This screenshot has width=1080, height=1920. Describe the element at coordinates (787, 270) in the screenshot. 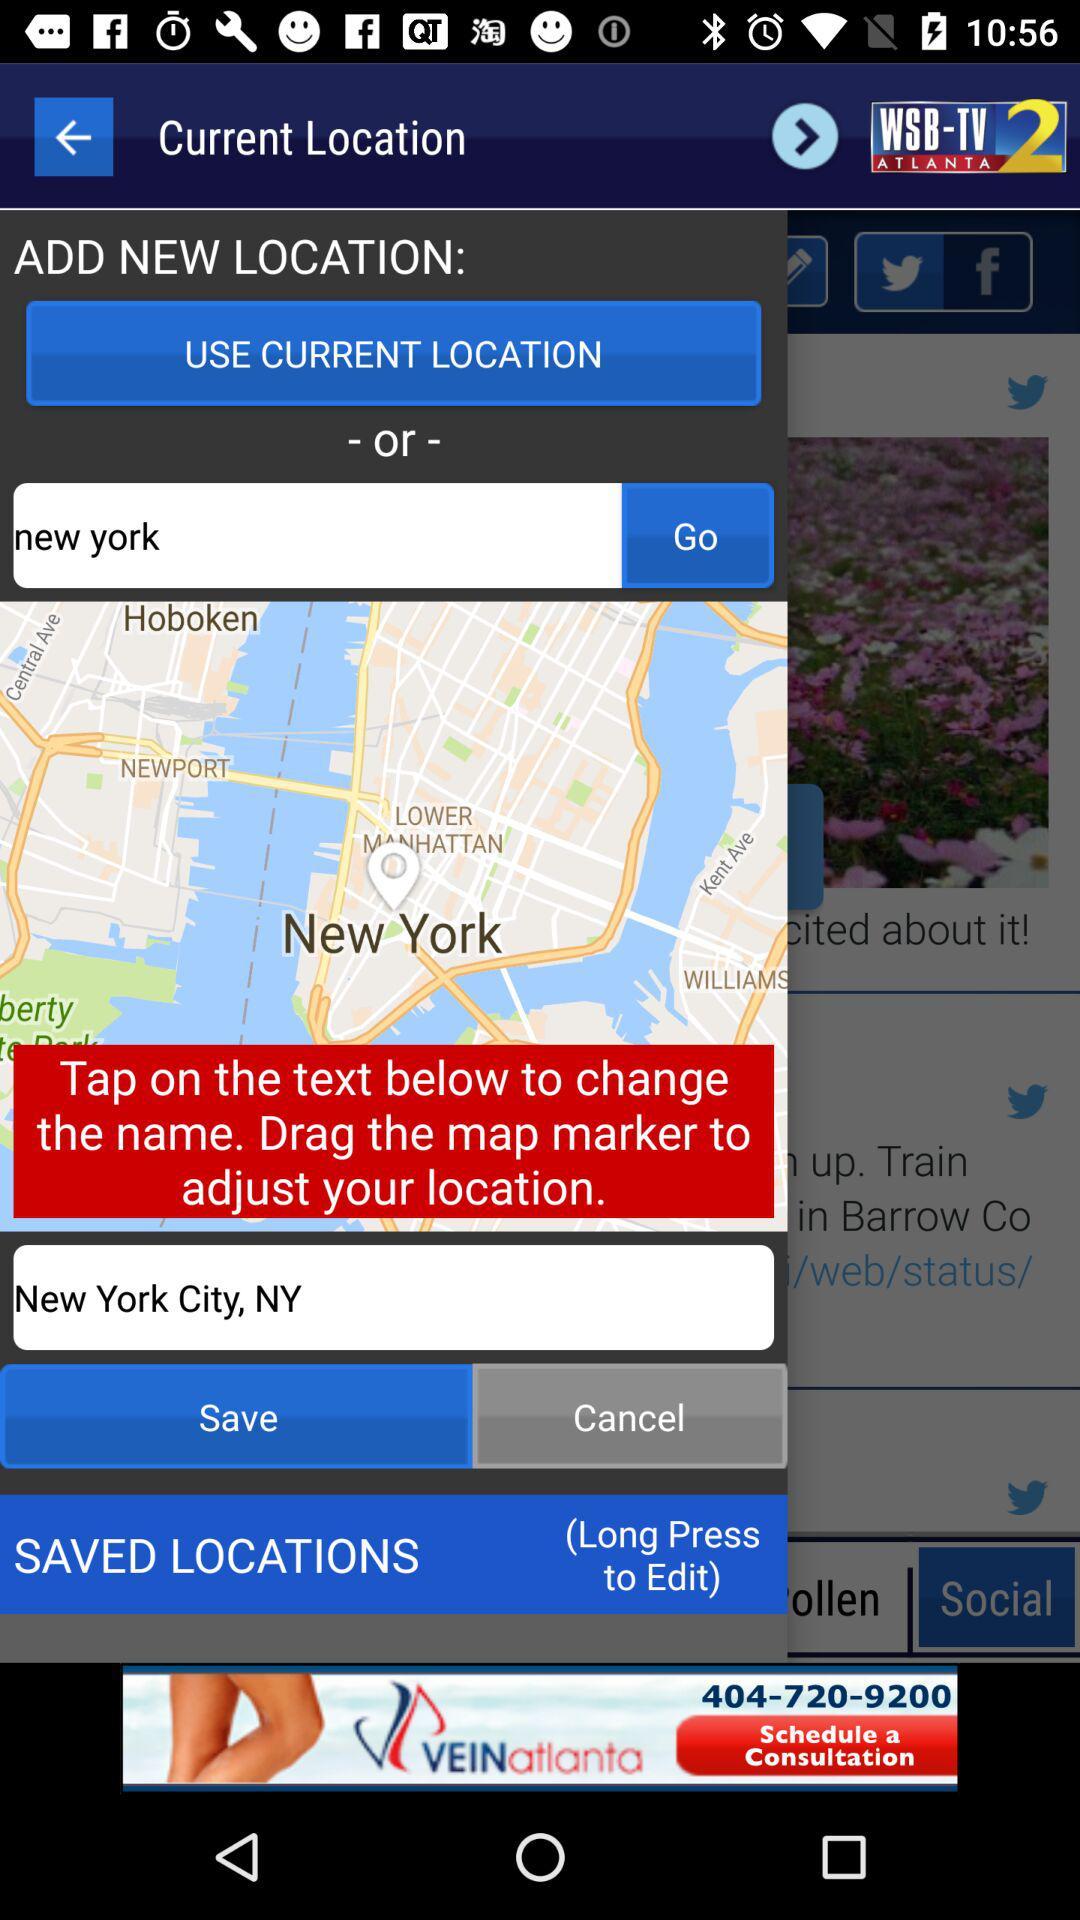

I see `the edit icon` at that location.